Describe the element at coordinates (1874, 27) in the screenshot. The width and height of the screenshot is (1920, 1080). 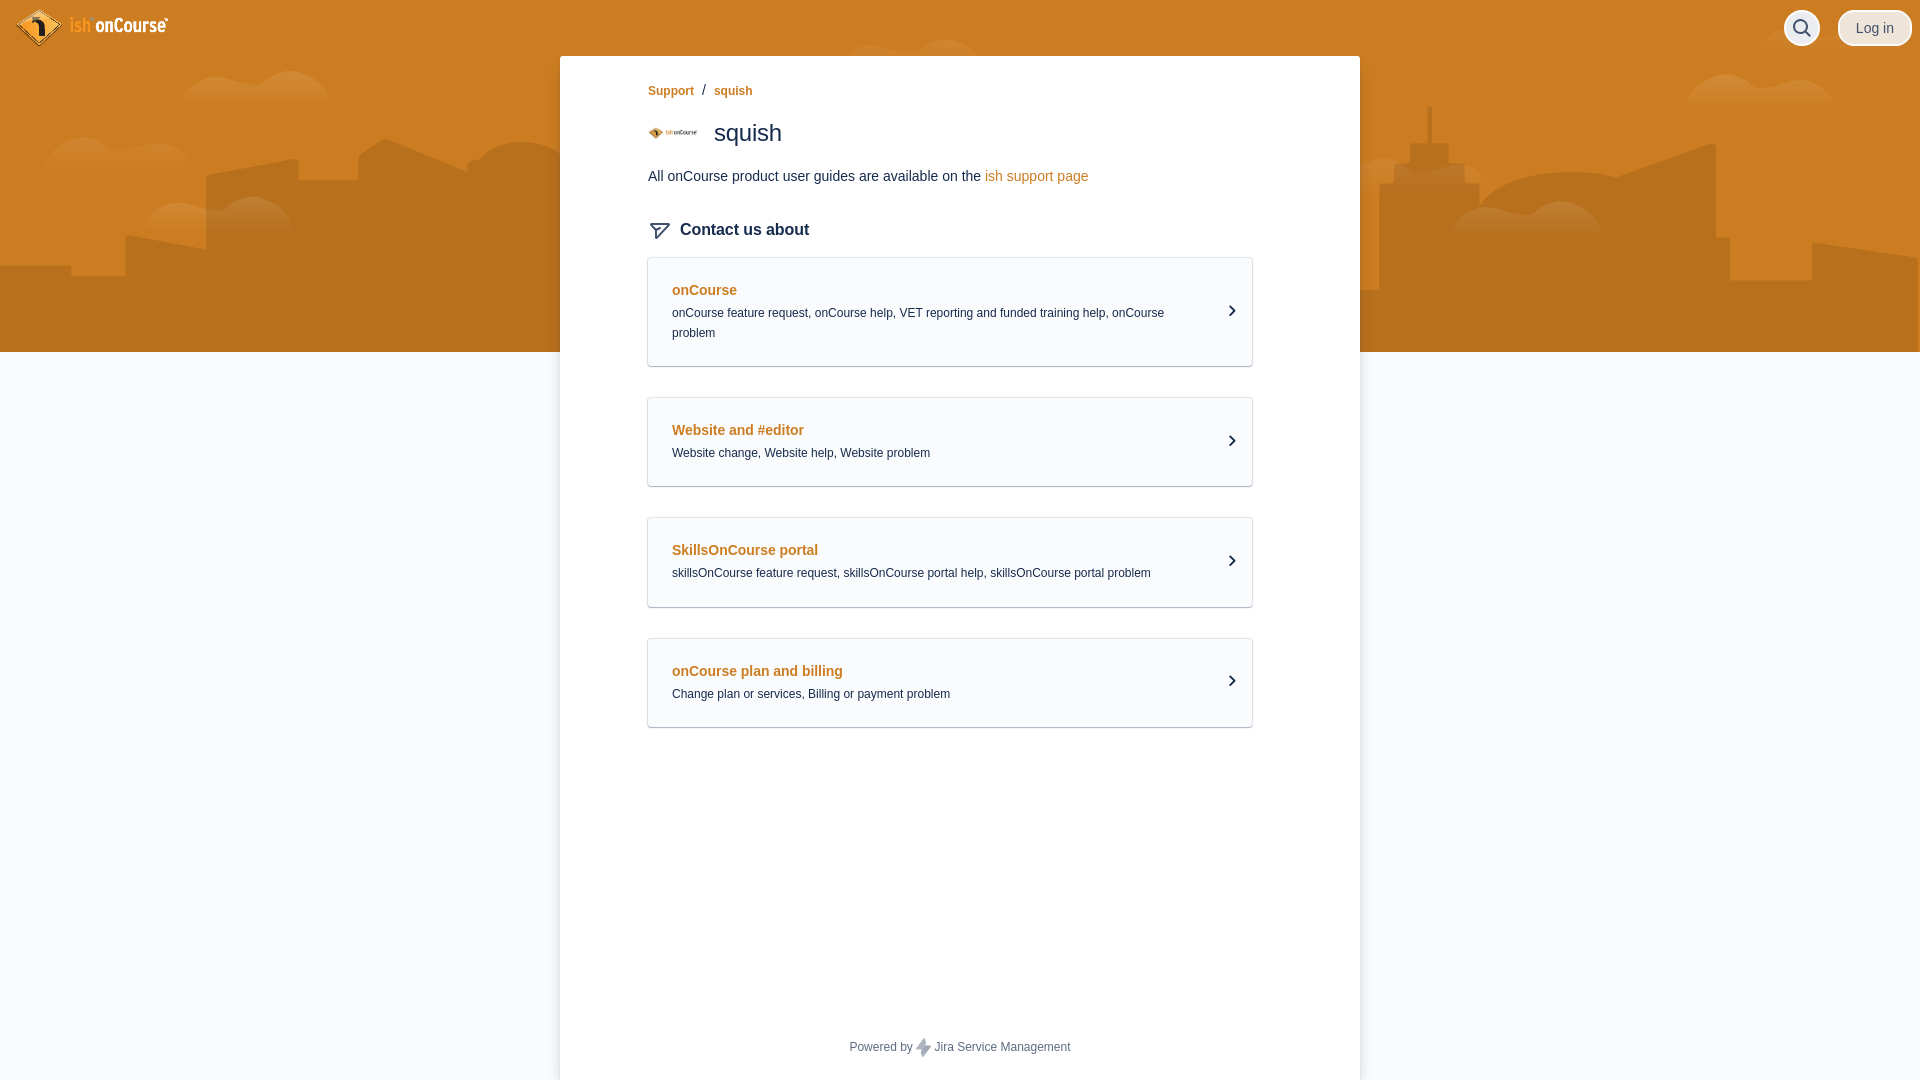
I see `'Log in'` at that location.